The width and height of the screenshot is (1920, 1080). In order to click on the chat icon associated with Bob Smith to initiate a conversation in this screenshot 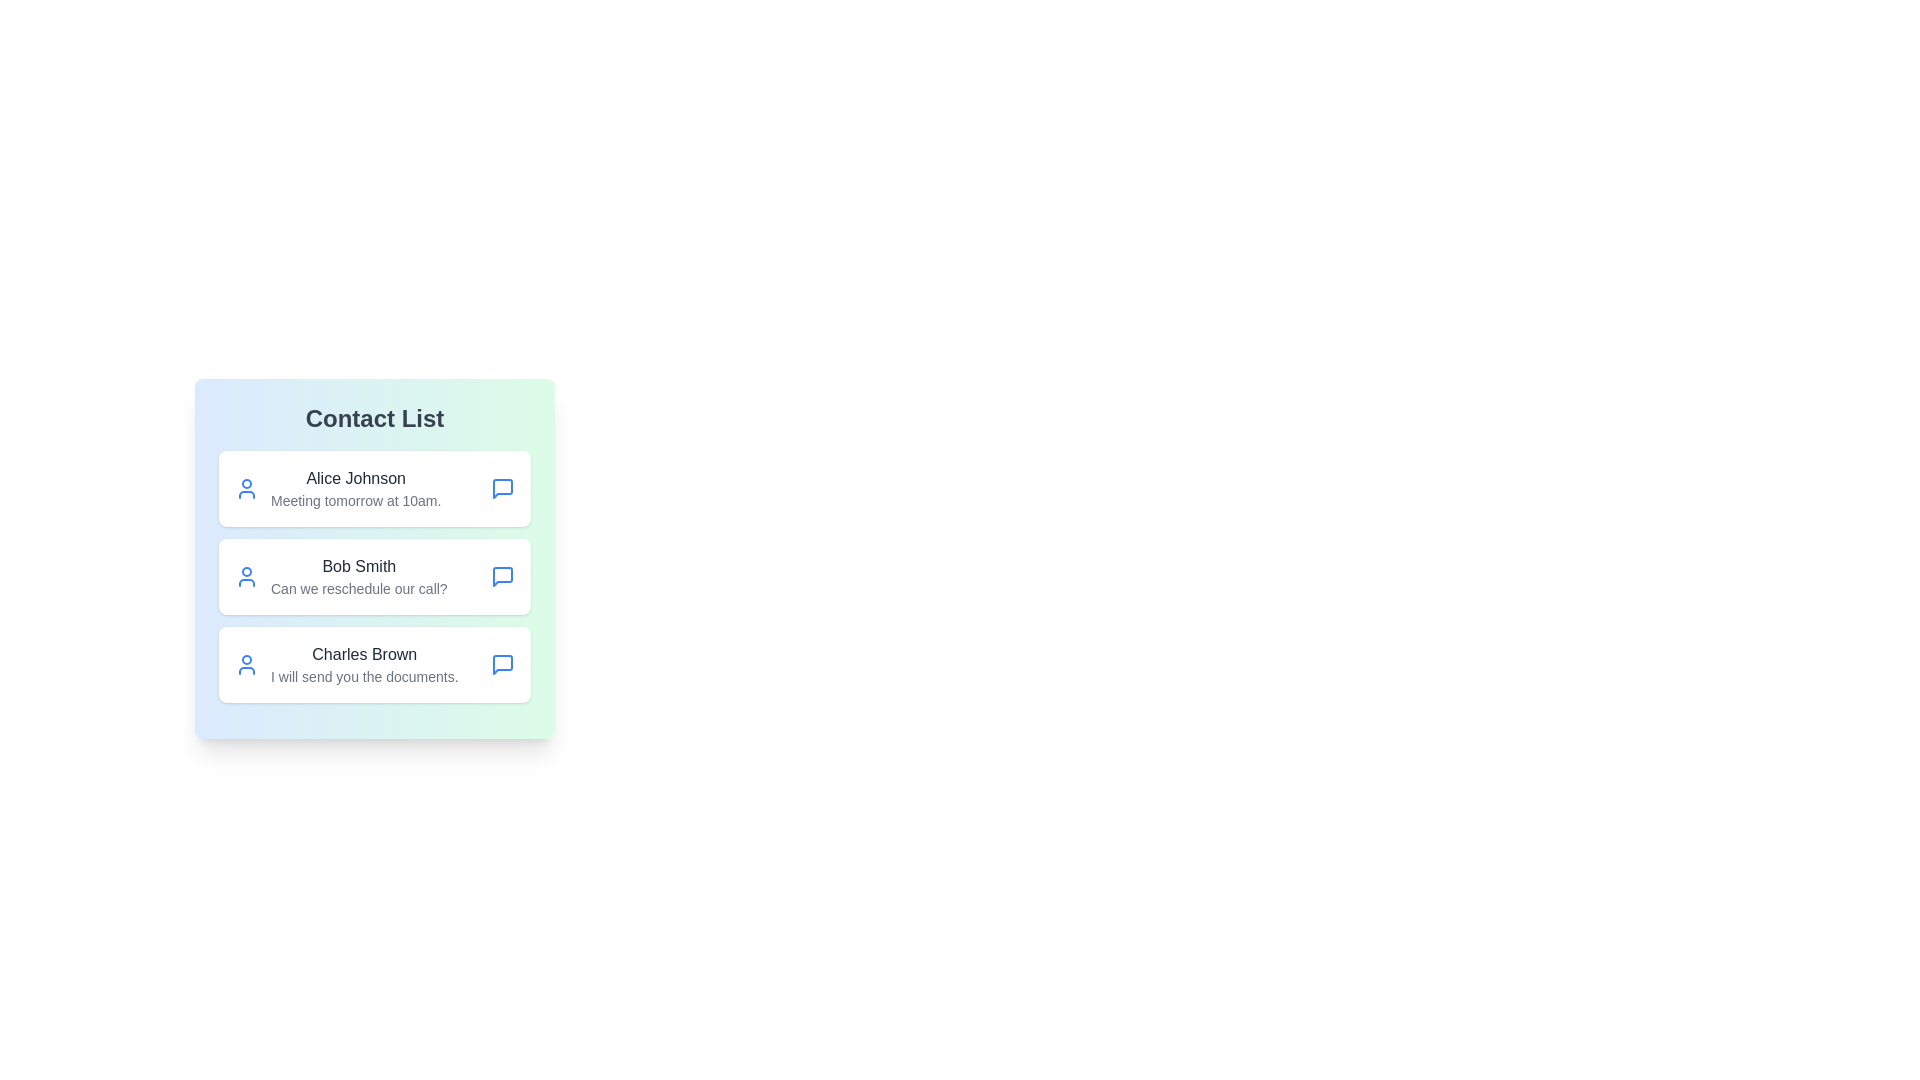, I will do `click(503, 577)`.